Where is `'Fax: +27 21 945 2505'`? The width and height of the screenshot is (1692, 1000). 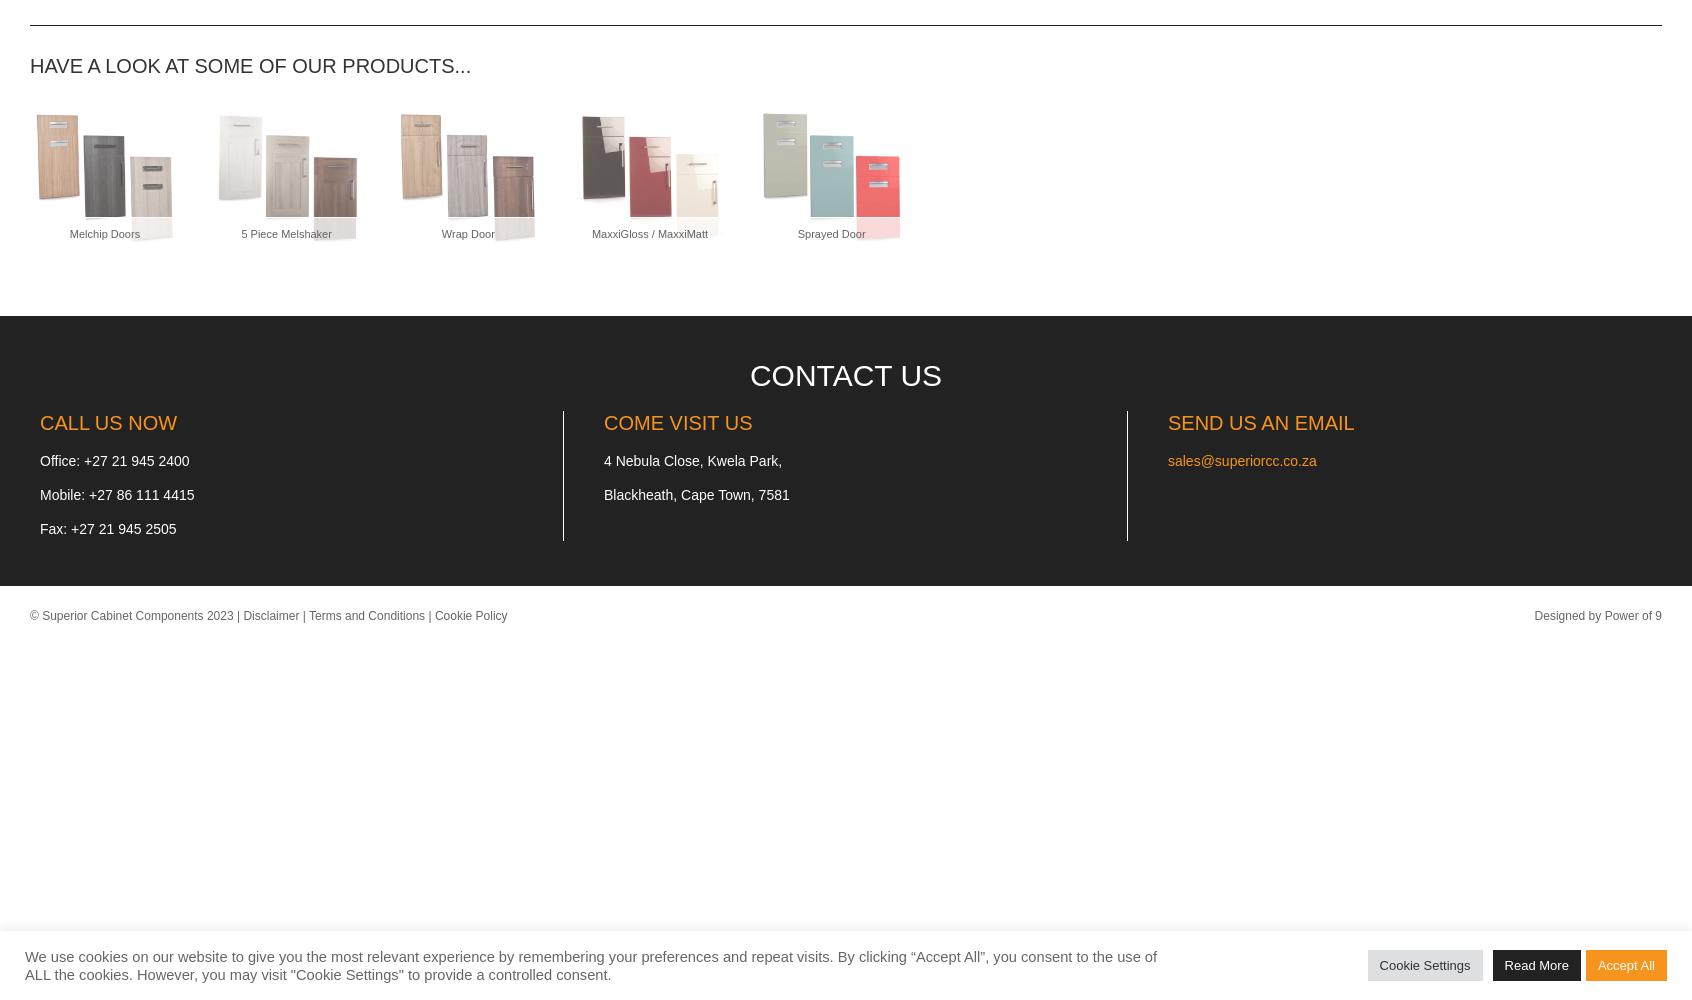 'Fax: +27 21 945 2505' is located at coordinates (107, 529).